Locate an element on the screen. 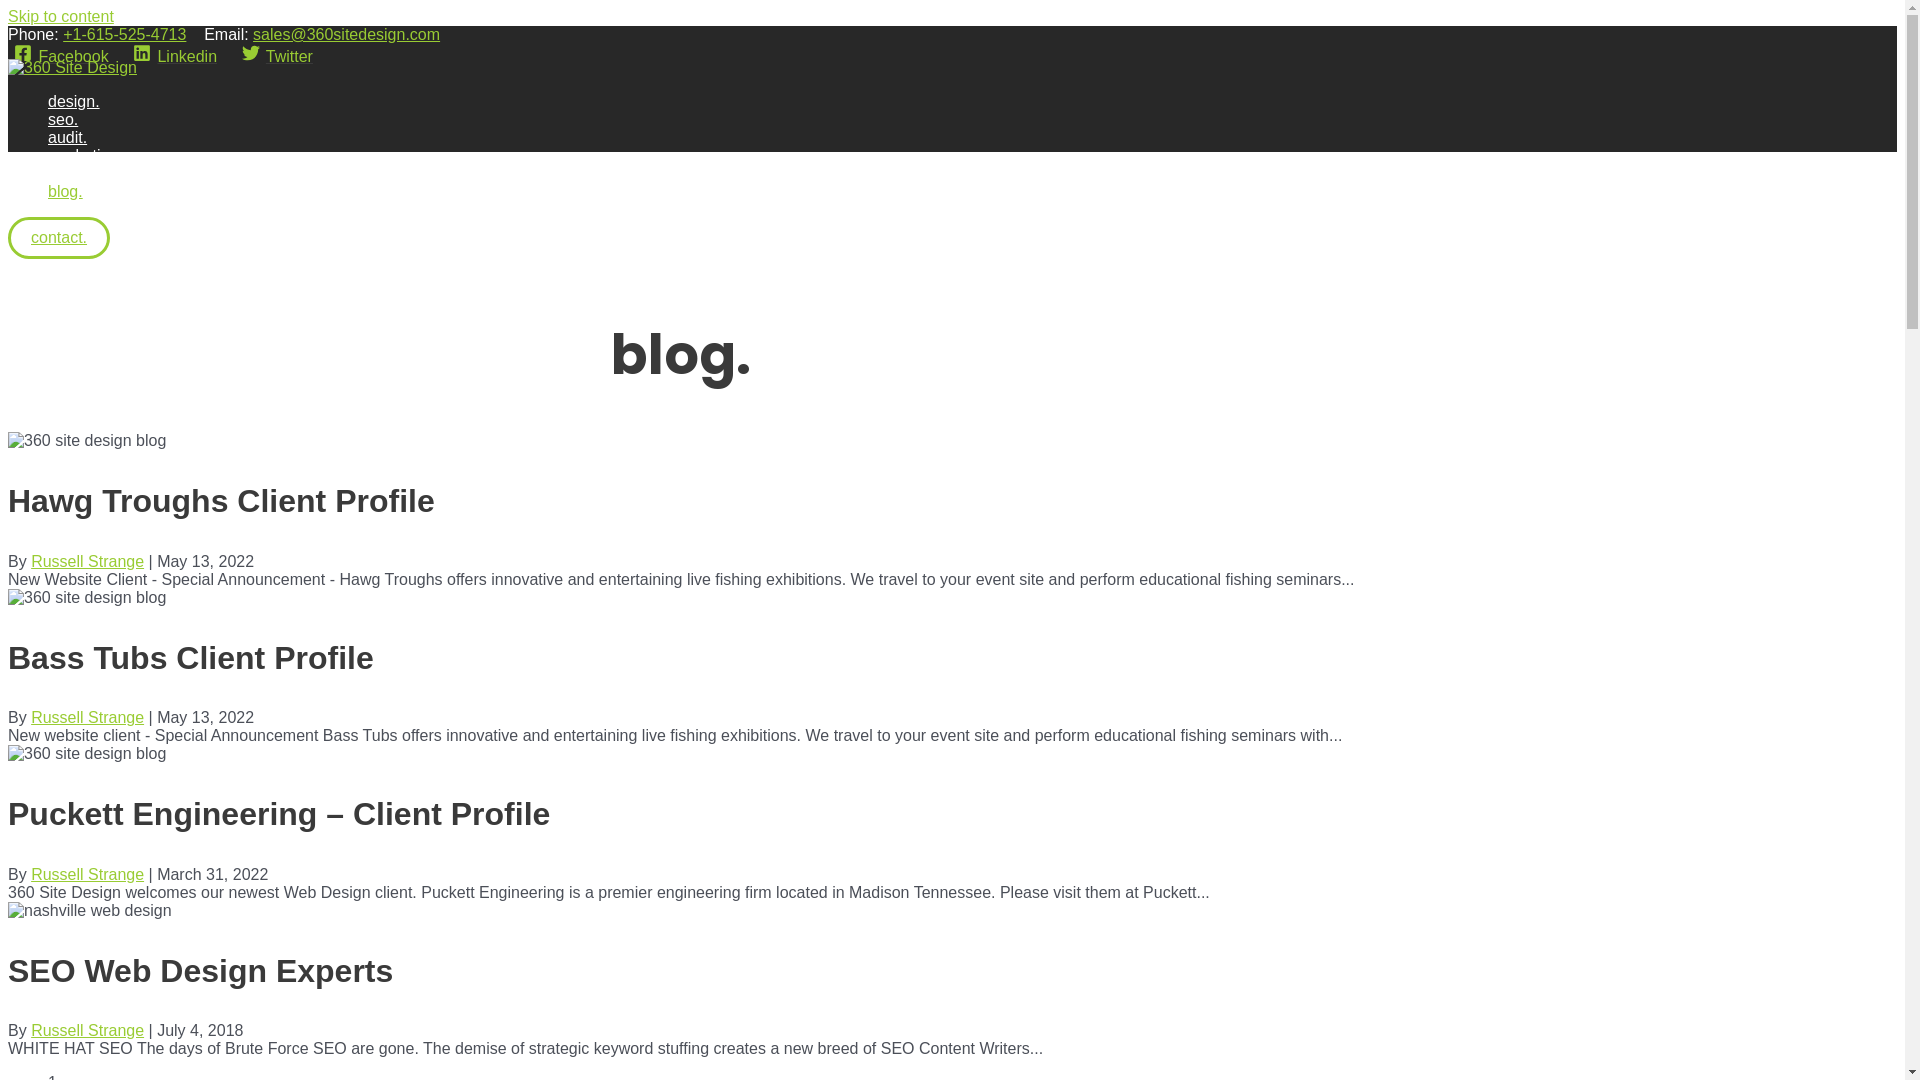 The width and height of the screenshot is (1920, 1080). 'marketing.' is located at coordinates (86, 154).